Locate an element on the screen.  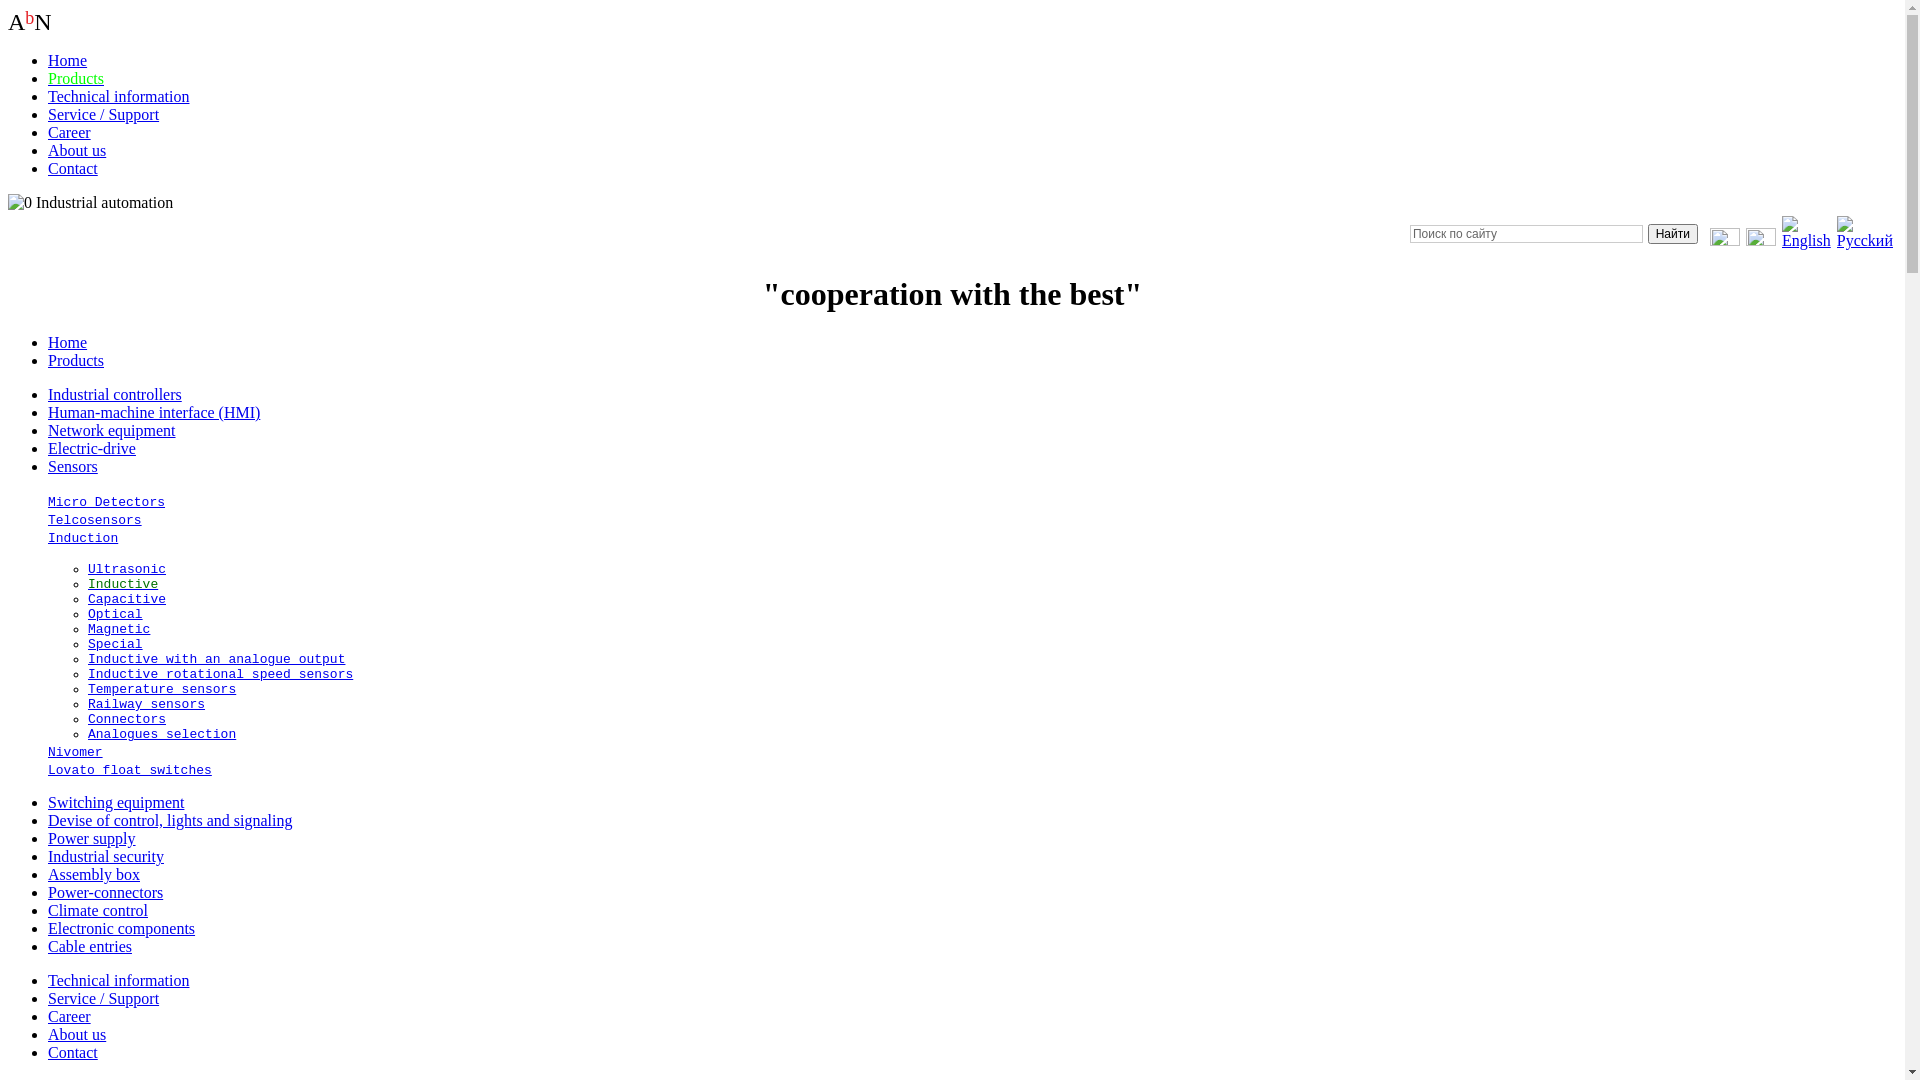
'Sensors' is located at coordinates (72, 466).